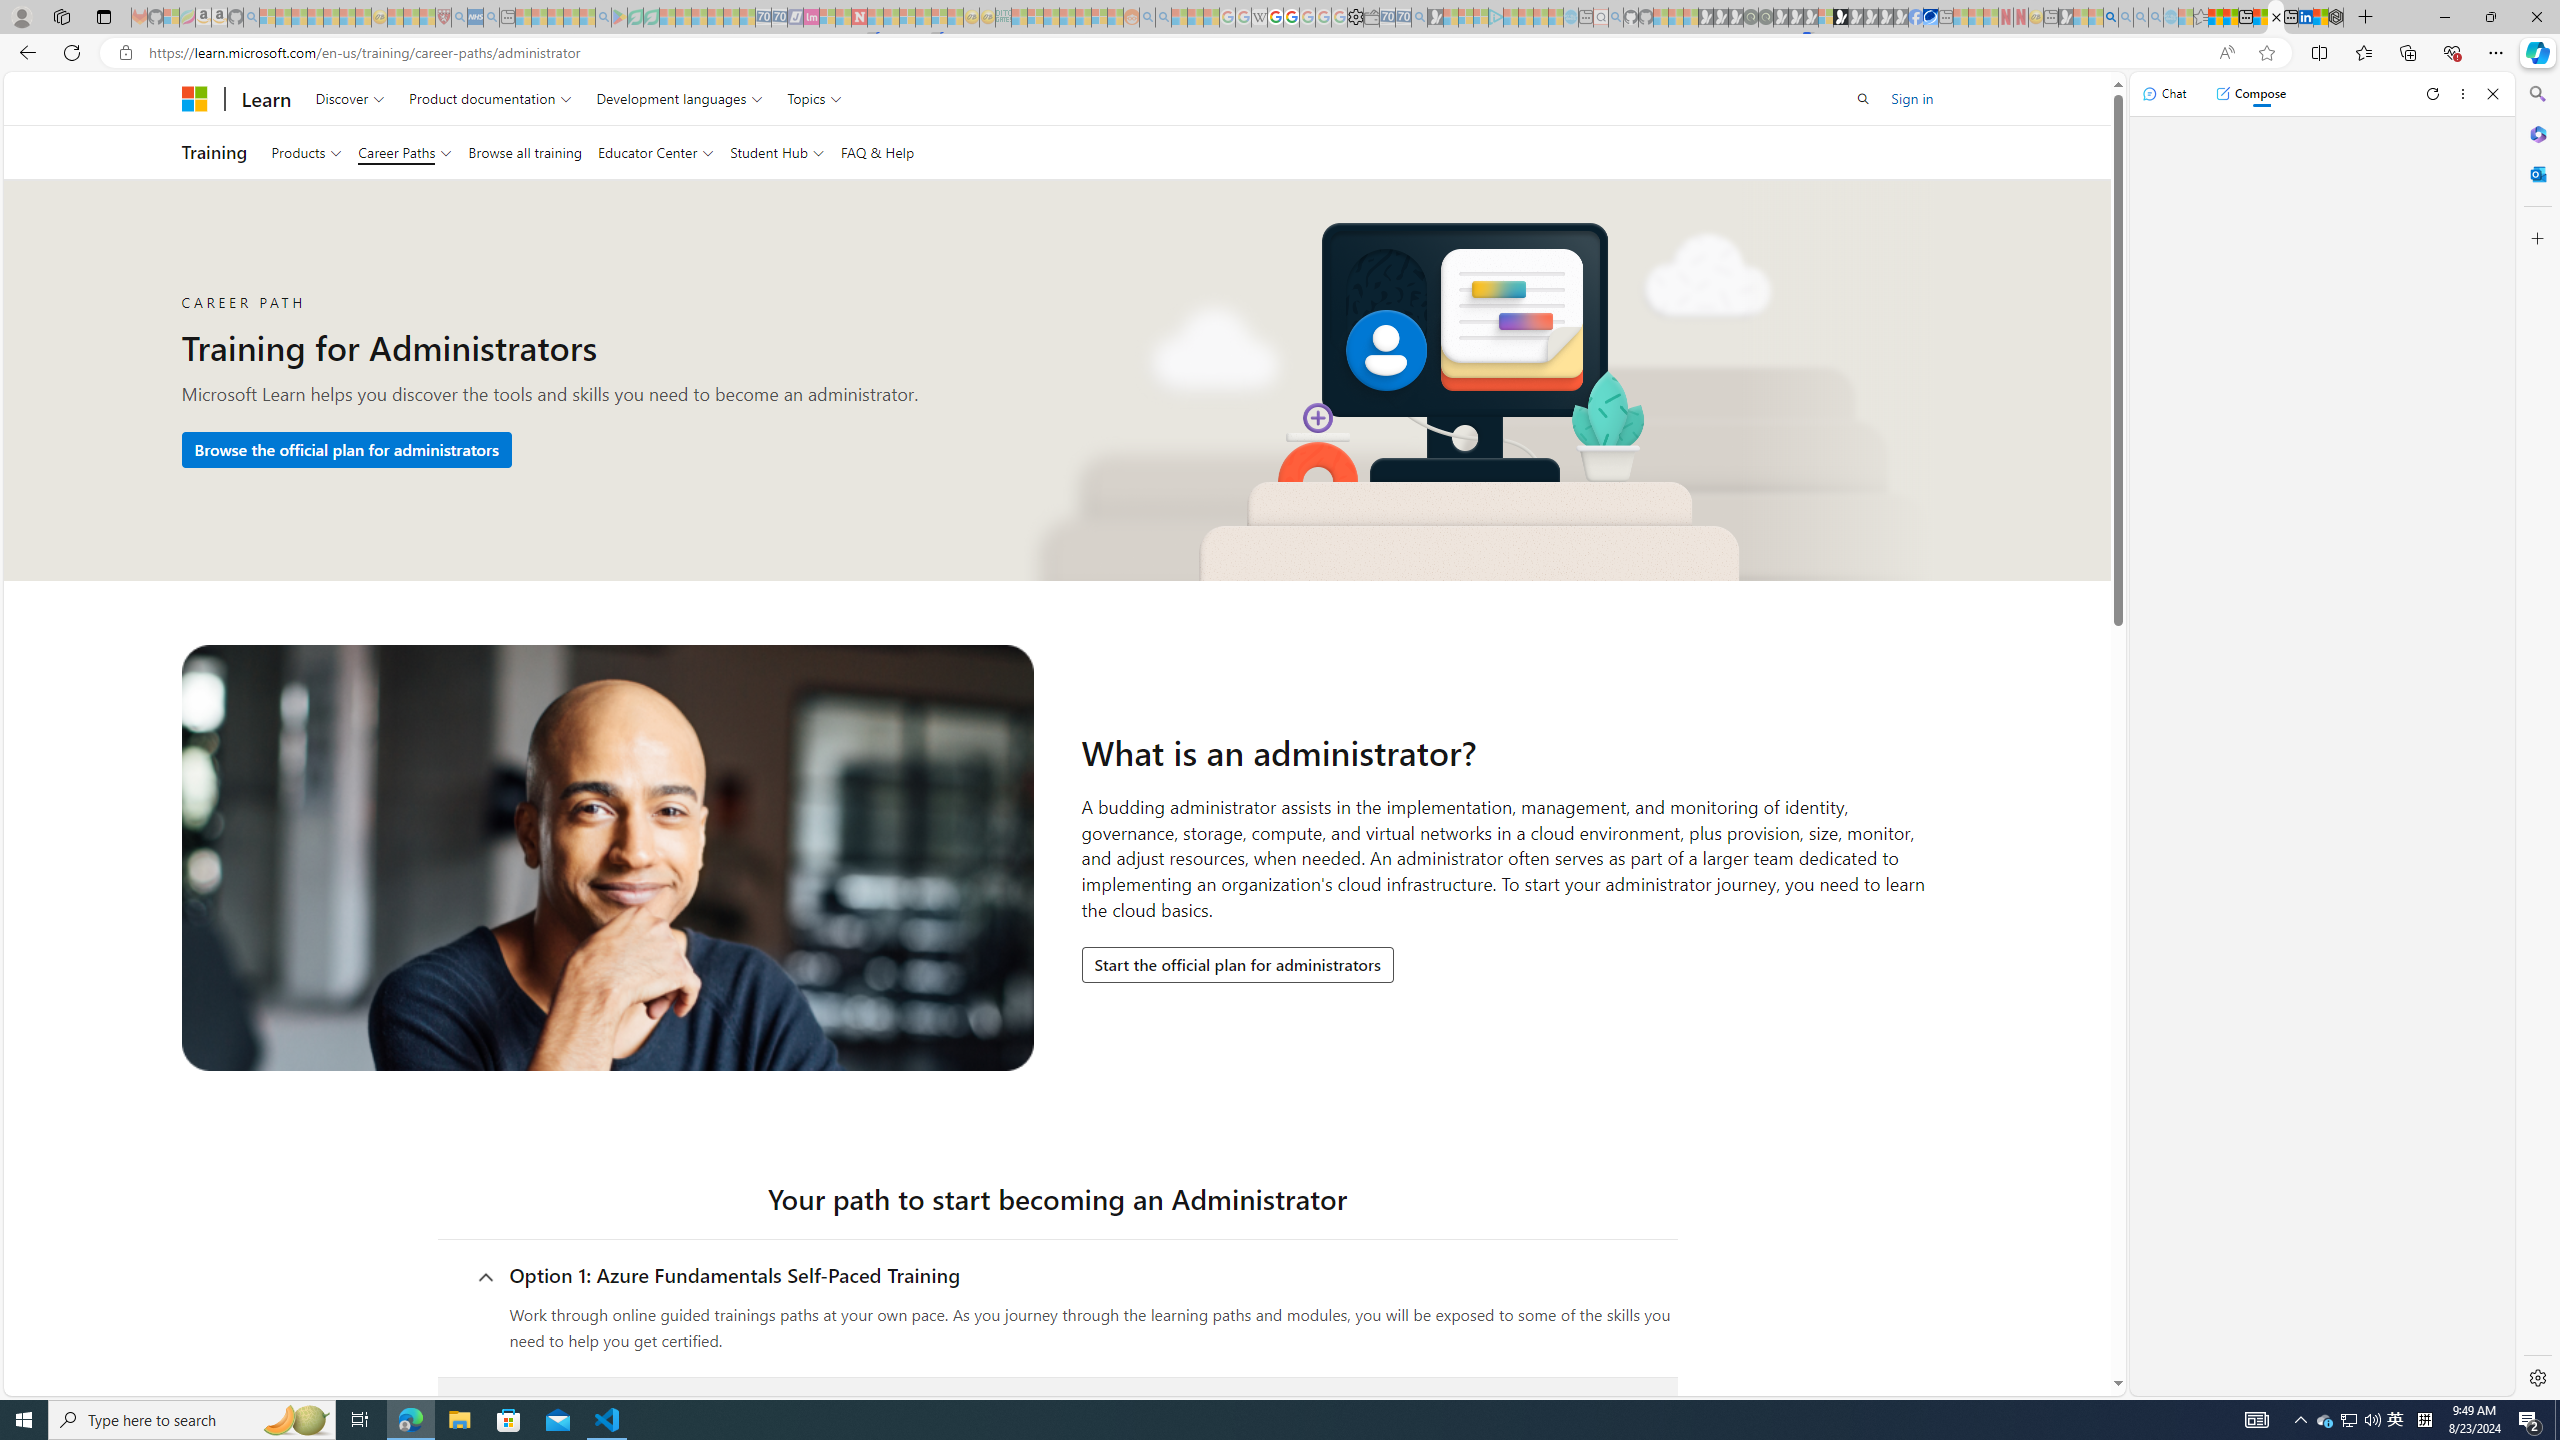 This screenshot has height=1440, width=2560. What do you see at coordinates (814, 97) in the screenshot?
I see `'Topics'` at bounding box center [814, 97].